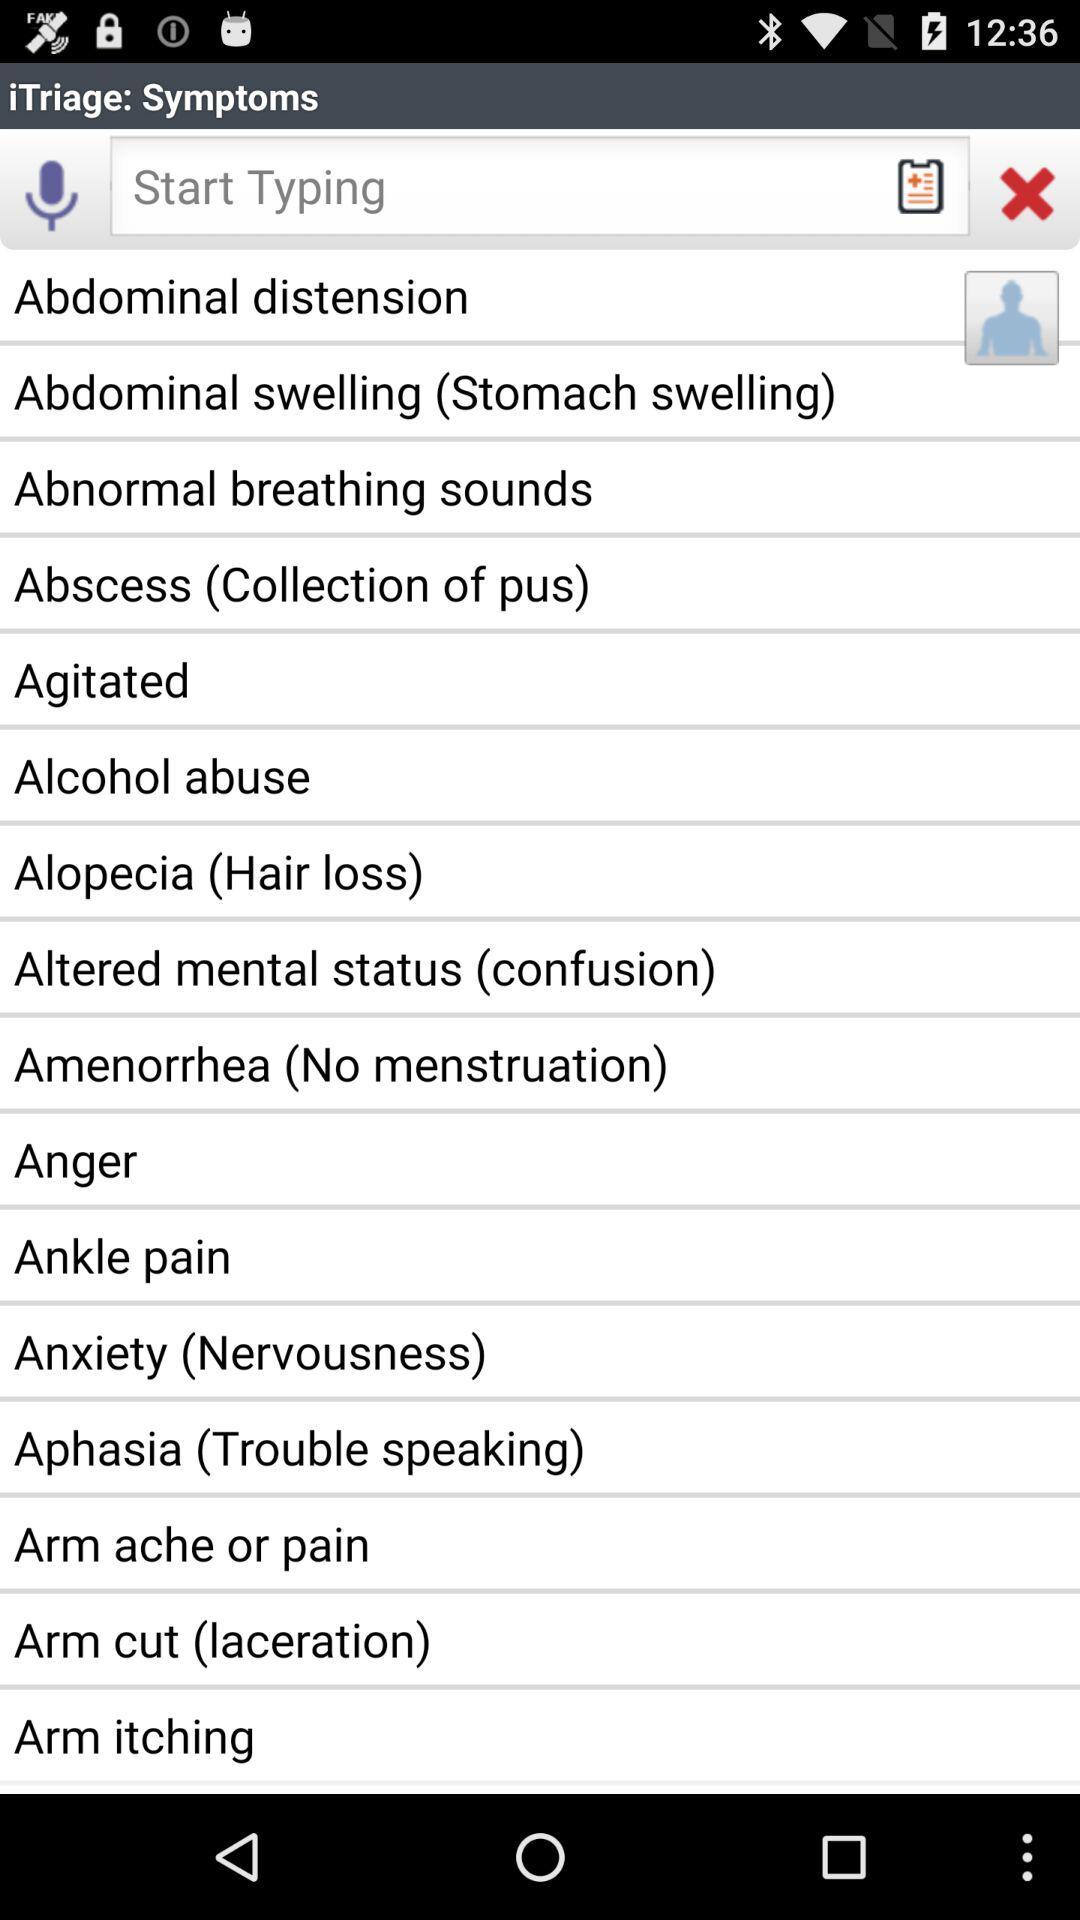 Image resolution: width=1080 pixels, height=1920 pixels. I want to click on the app below the abdominal swelling stomach, so click(540, 487).